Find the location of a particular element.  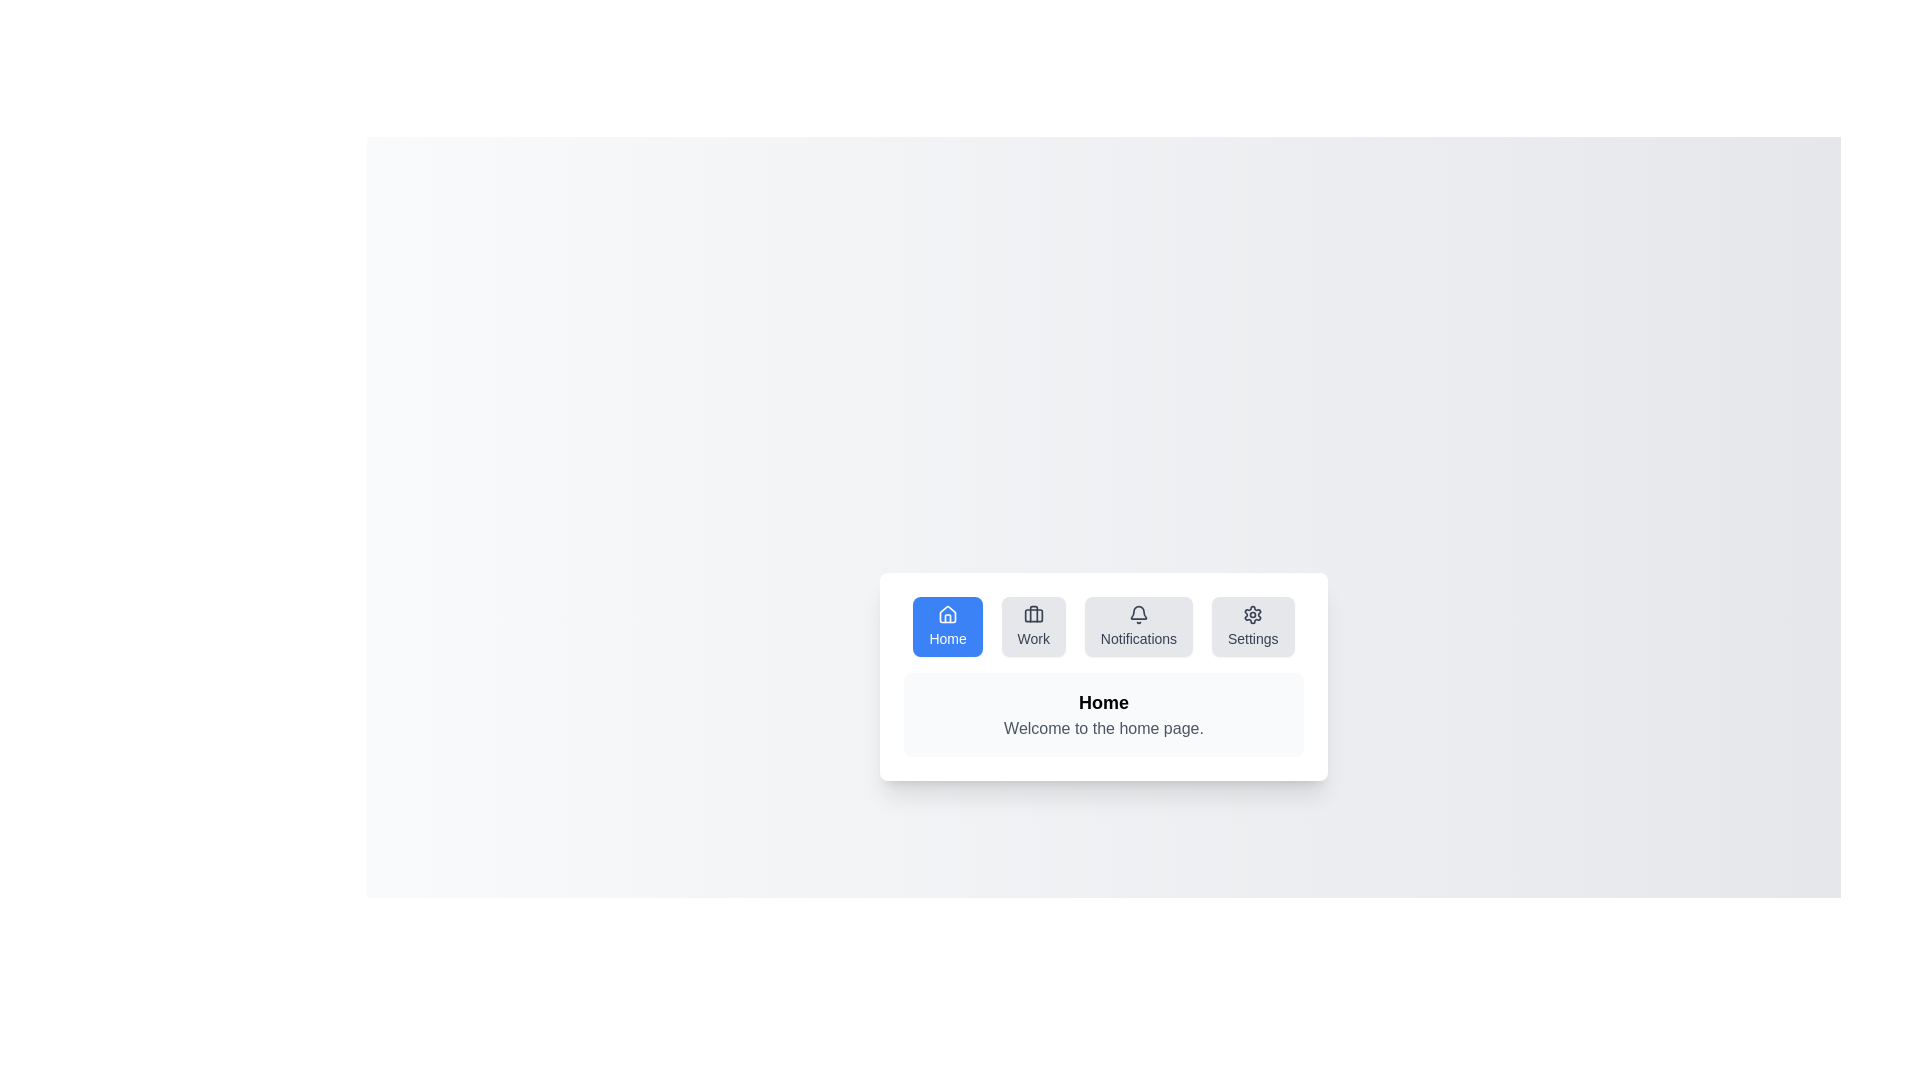

the gear-shaped icon representing settings functionality located at the far right of the navigation bar is located at coordinates (1252, 613).